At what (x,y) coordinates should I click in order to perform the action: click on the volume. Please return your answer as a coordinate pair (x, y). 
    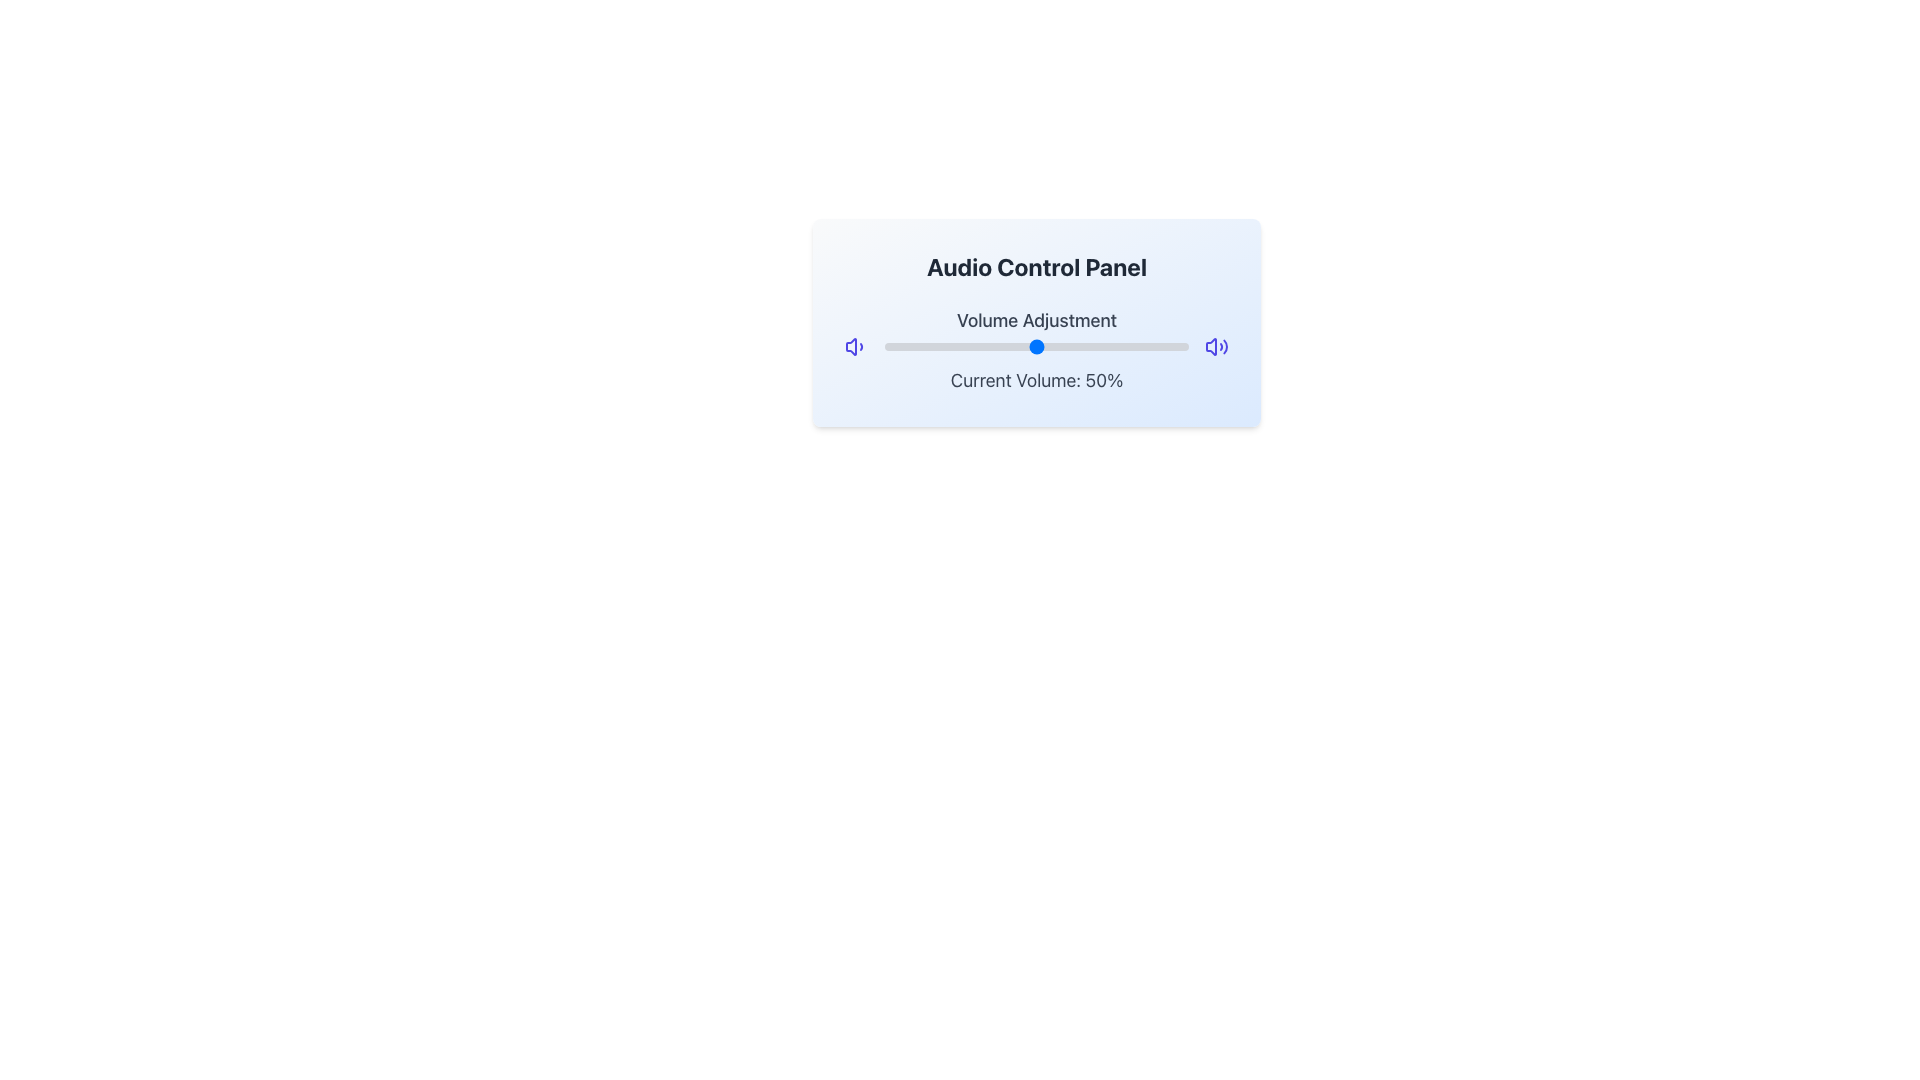
    Looking at the image, I should click on (970, 342).